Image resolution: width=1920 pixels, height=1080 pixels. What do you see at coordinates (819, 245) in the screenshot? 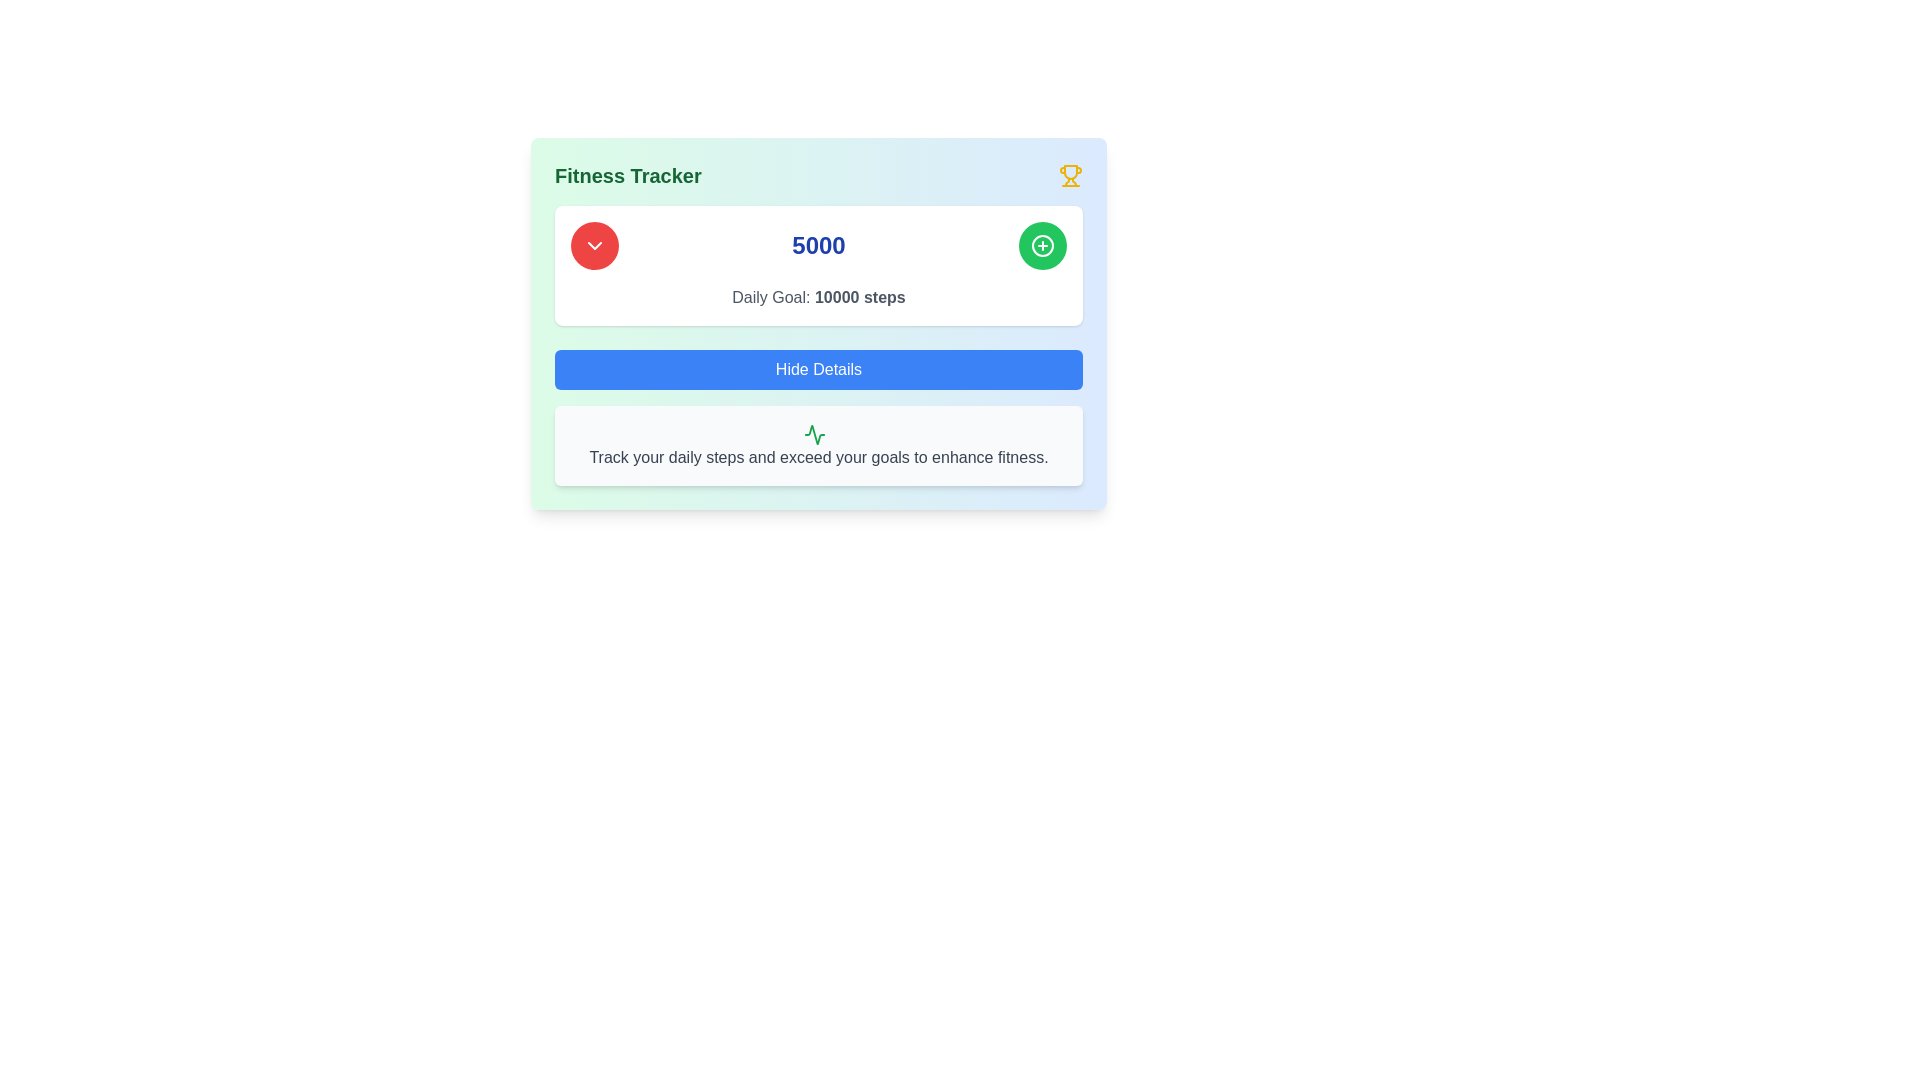
I see `the Text Label displaying the current step count in the fitness tracker interface, which is centrally positioned between a red circular button on the left and a green circular button on the right` at bounding box center [819, 245].